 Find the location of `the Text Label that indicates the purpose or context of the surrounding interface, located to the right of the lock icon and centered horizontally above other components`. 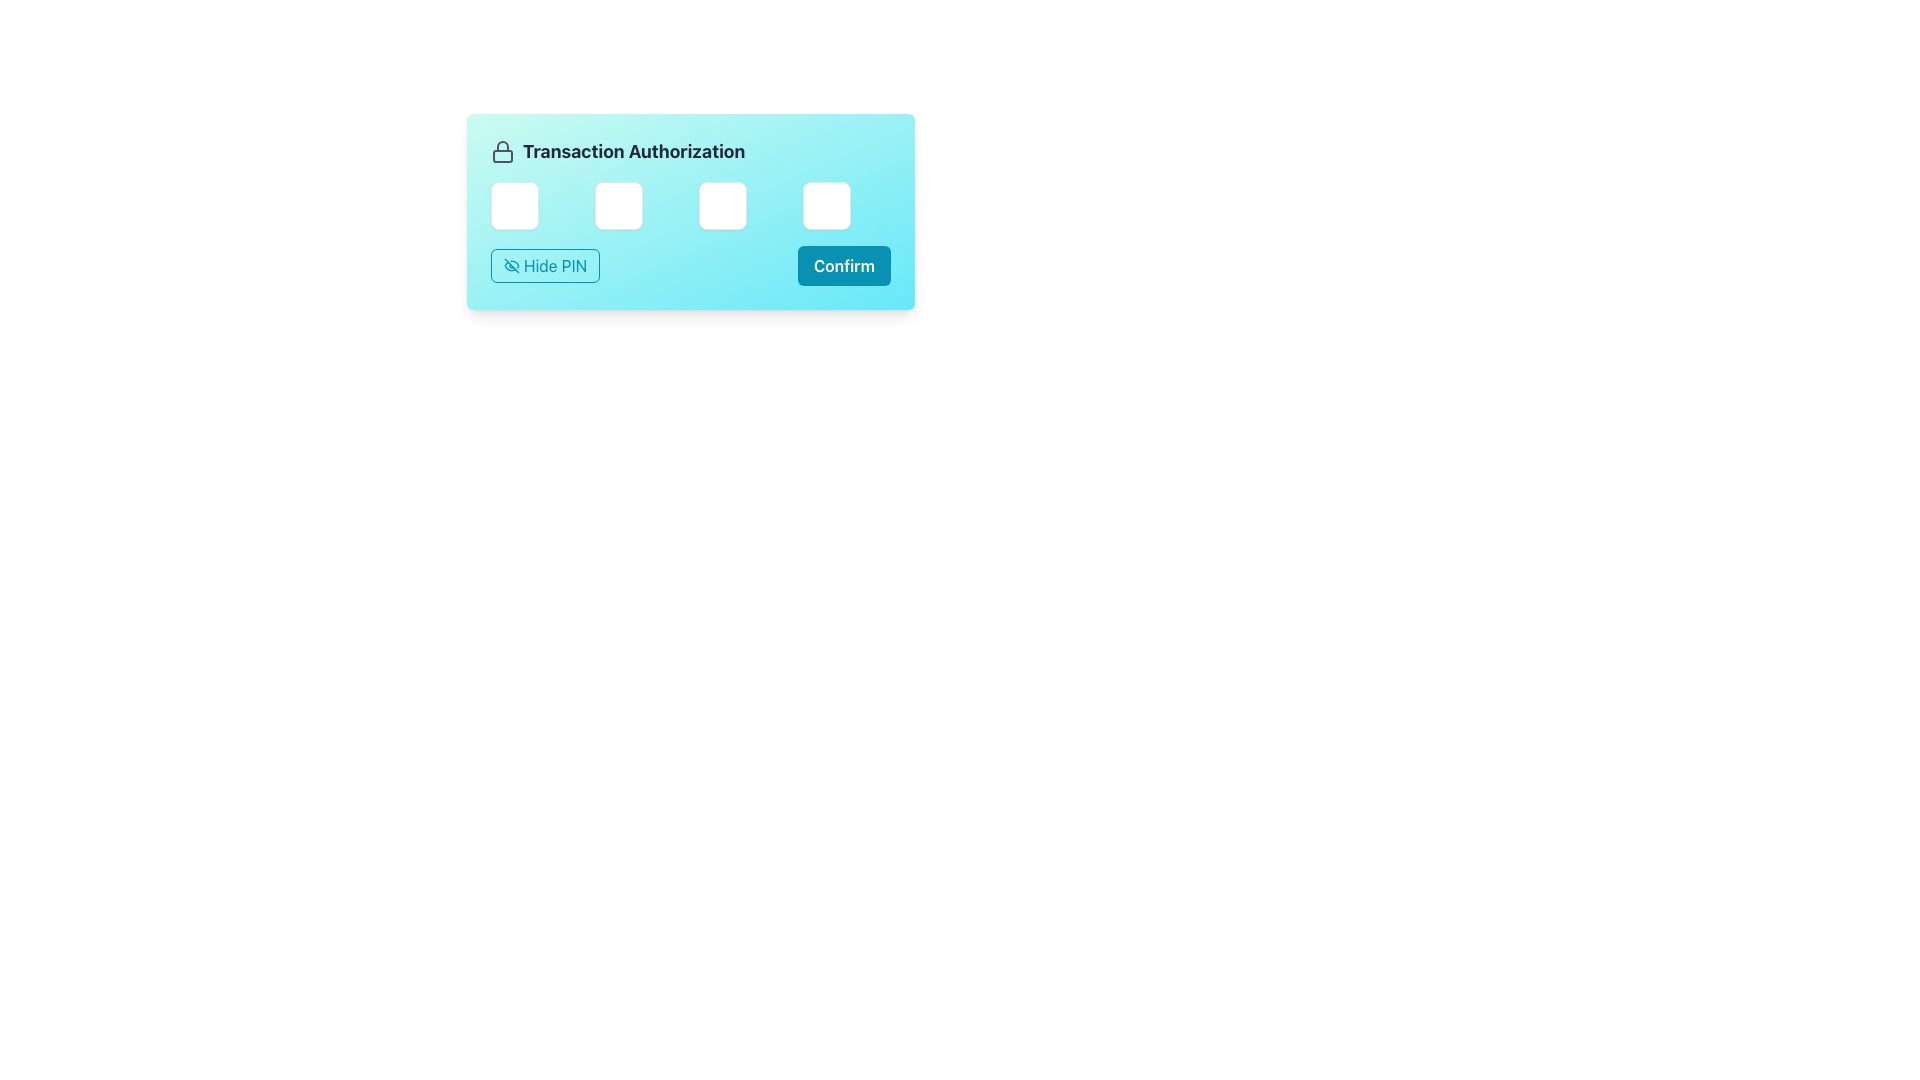

the Text Label that indicates the purpose or context of the surrounding interface, located to the right of the lock icon and centered horizontally above other components is located at coordinates (633, 150).